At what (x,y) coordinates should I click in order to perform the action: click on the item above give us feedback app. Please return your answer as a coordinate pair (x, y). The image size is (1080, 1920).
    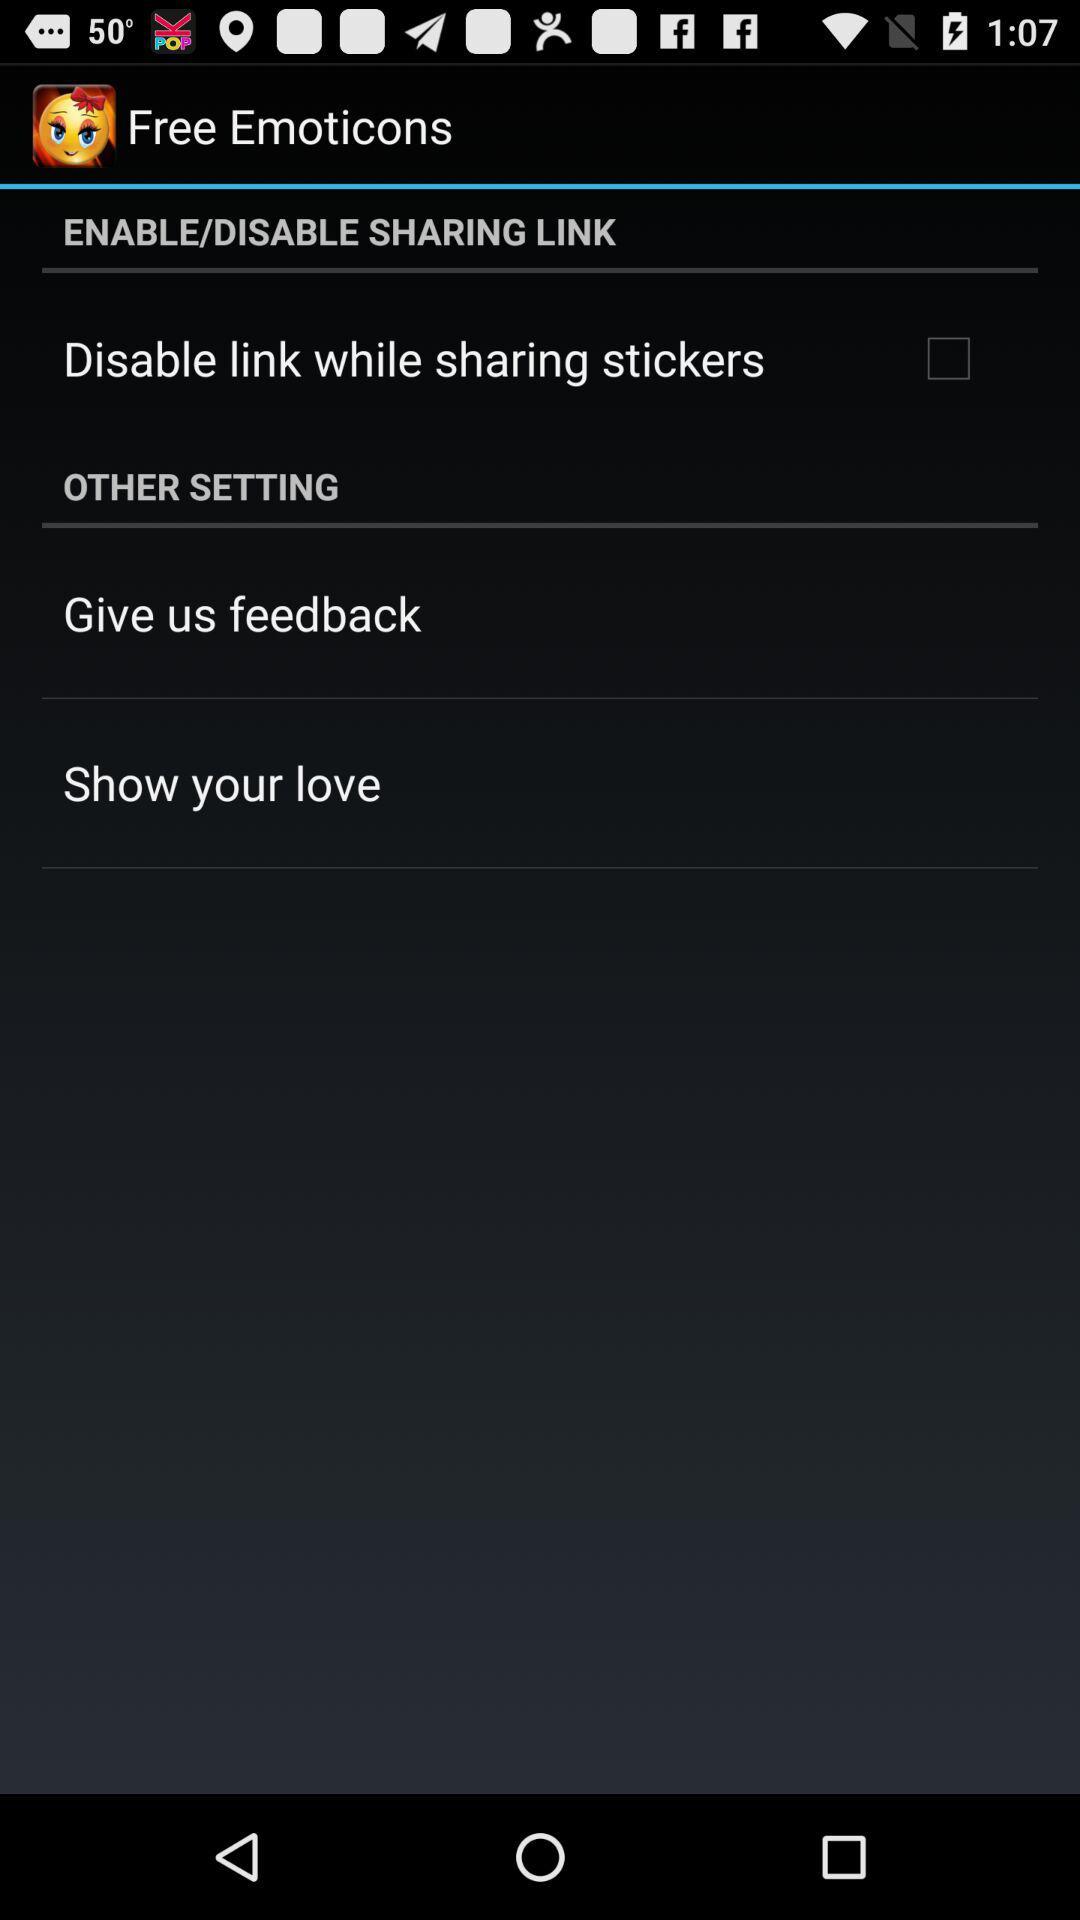
    Looking at the image, I should click on (540, 485).